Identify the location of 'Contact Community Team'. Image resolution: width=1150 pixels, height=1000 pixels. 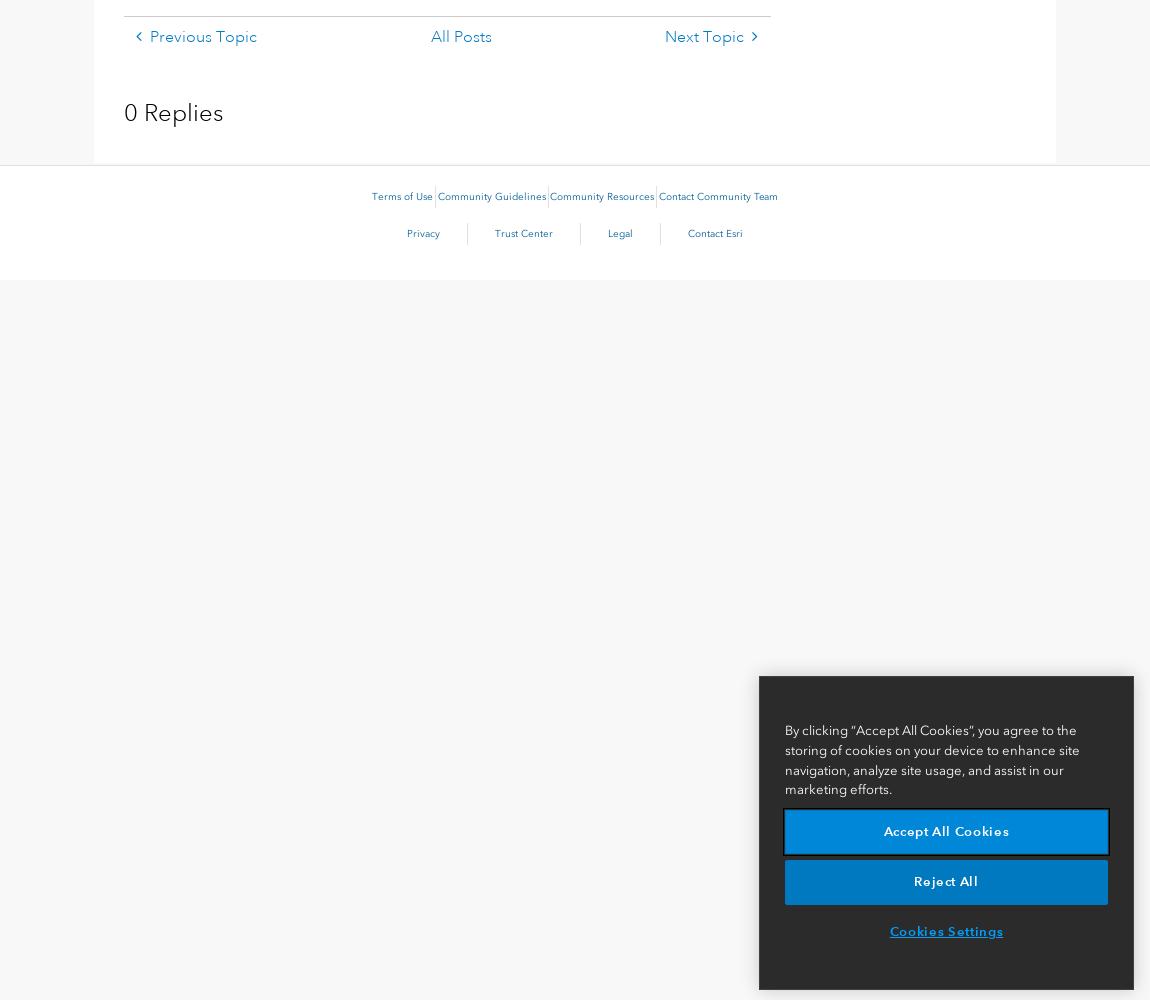
(717, 196).